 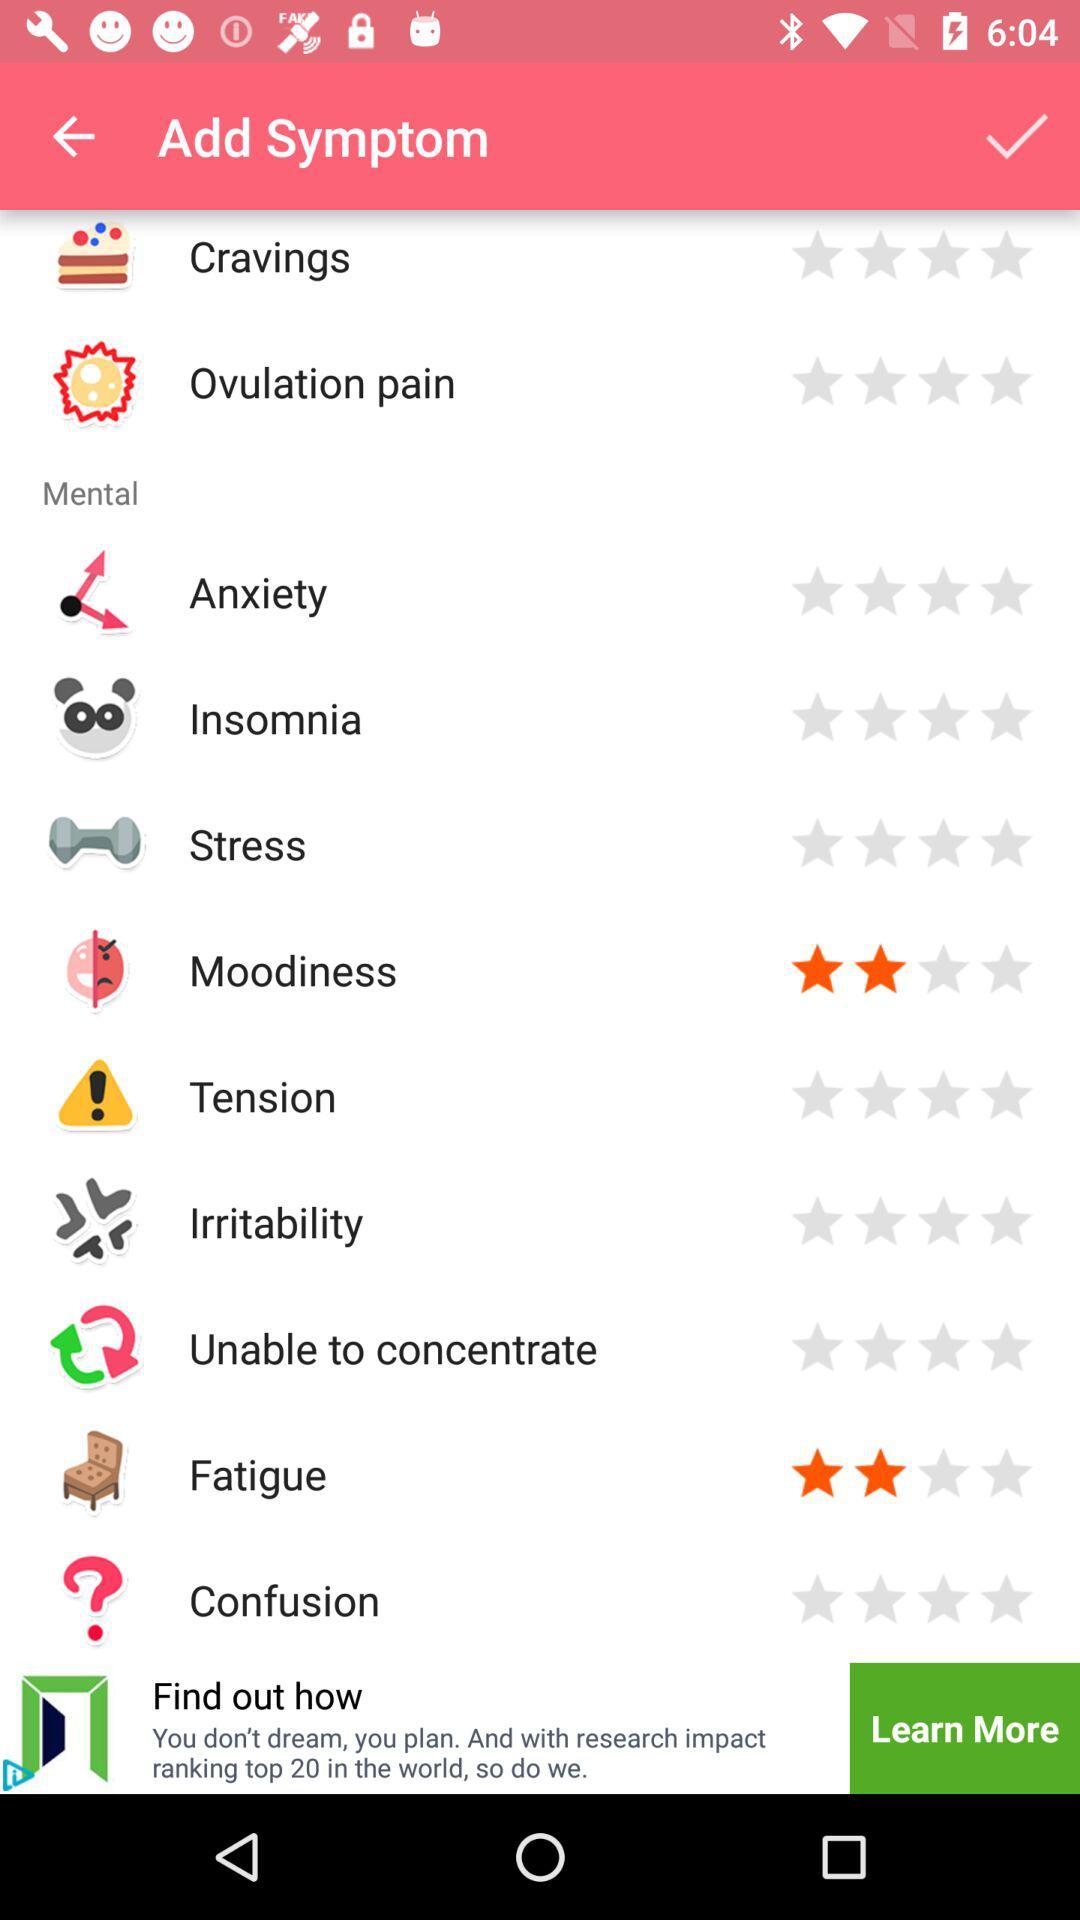 I want to click on selects 4 stars for cravings, so click(x=1006, y=254).